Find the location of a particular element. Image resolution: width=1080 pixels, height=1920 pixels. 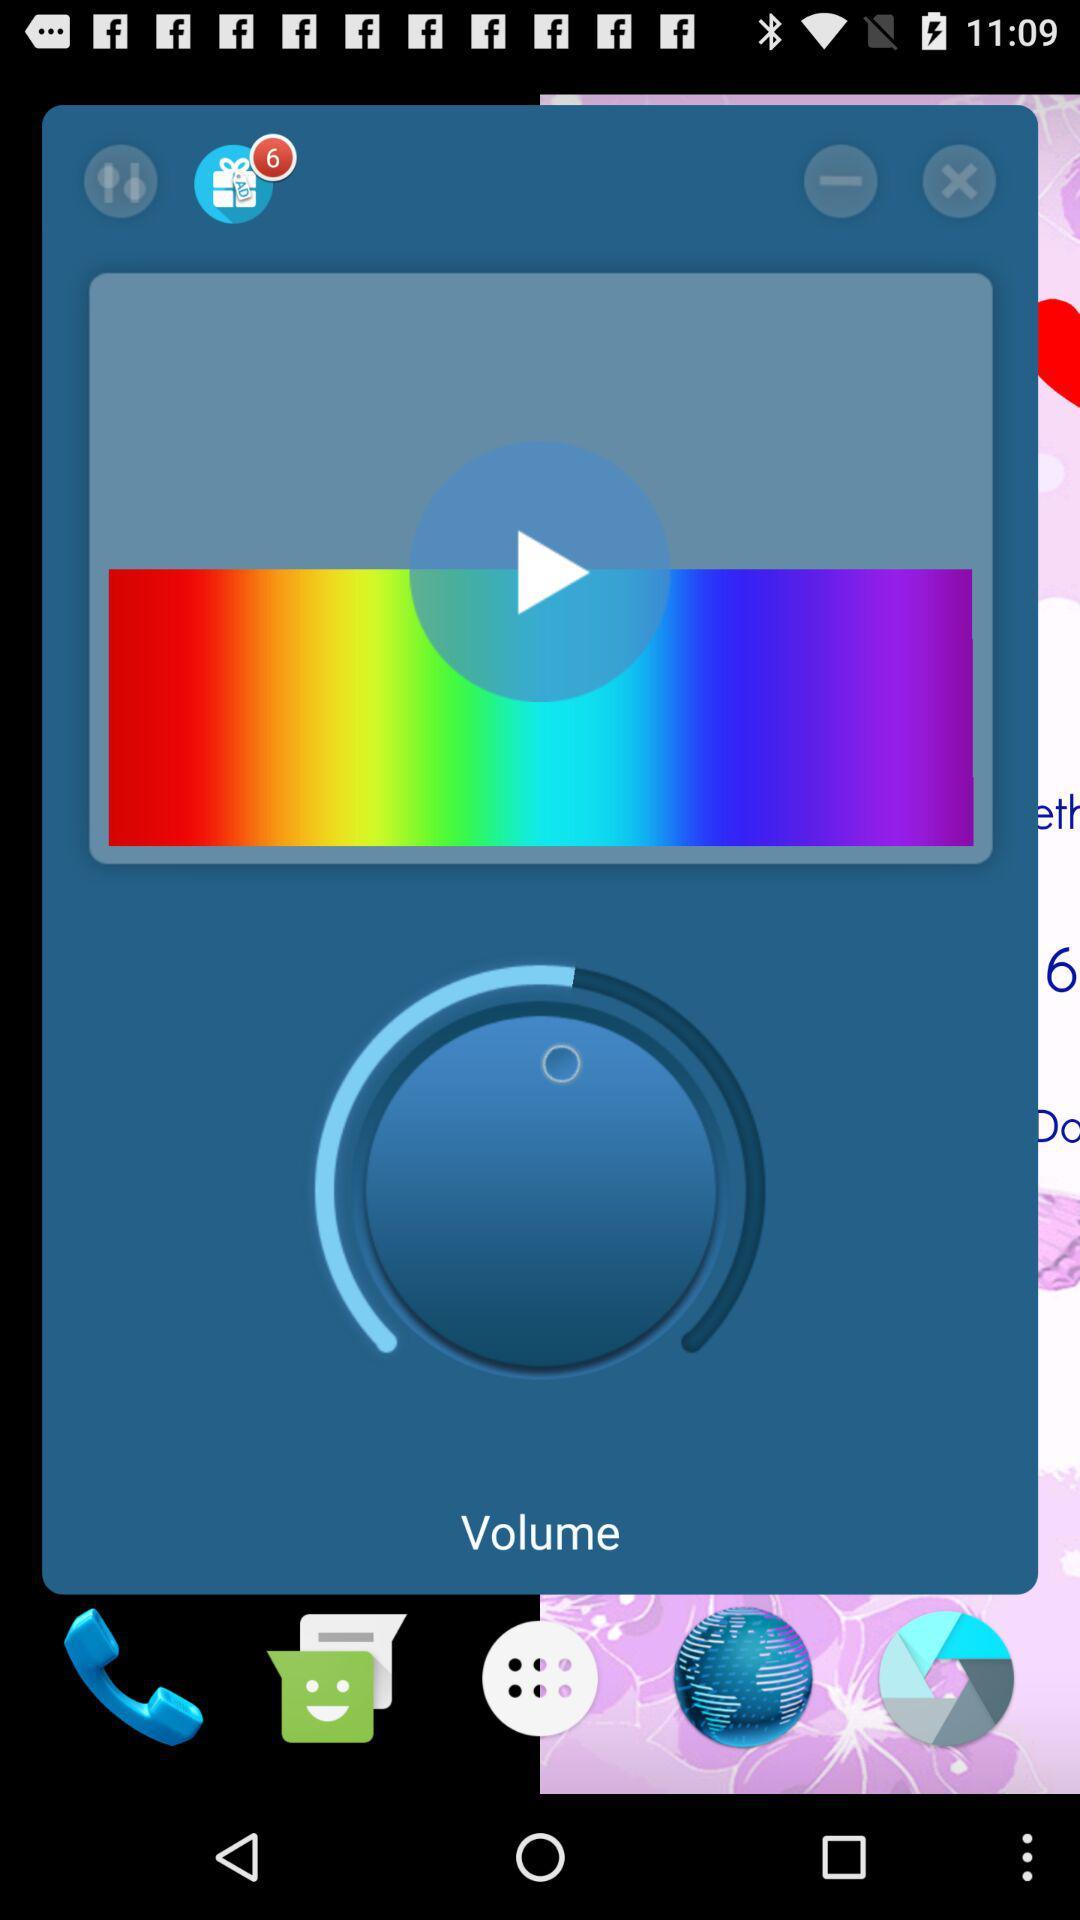

close is located at coordinates (958, 181).